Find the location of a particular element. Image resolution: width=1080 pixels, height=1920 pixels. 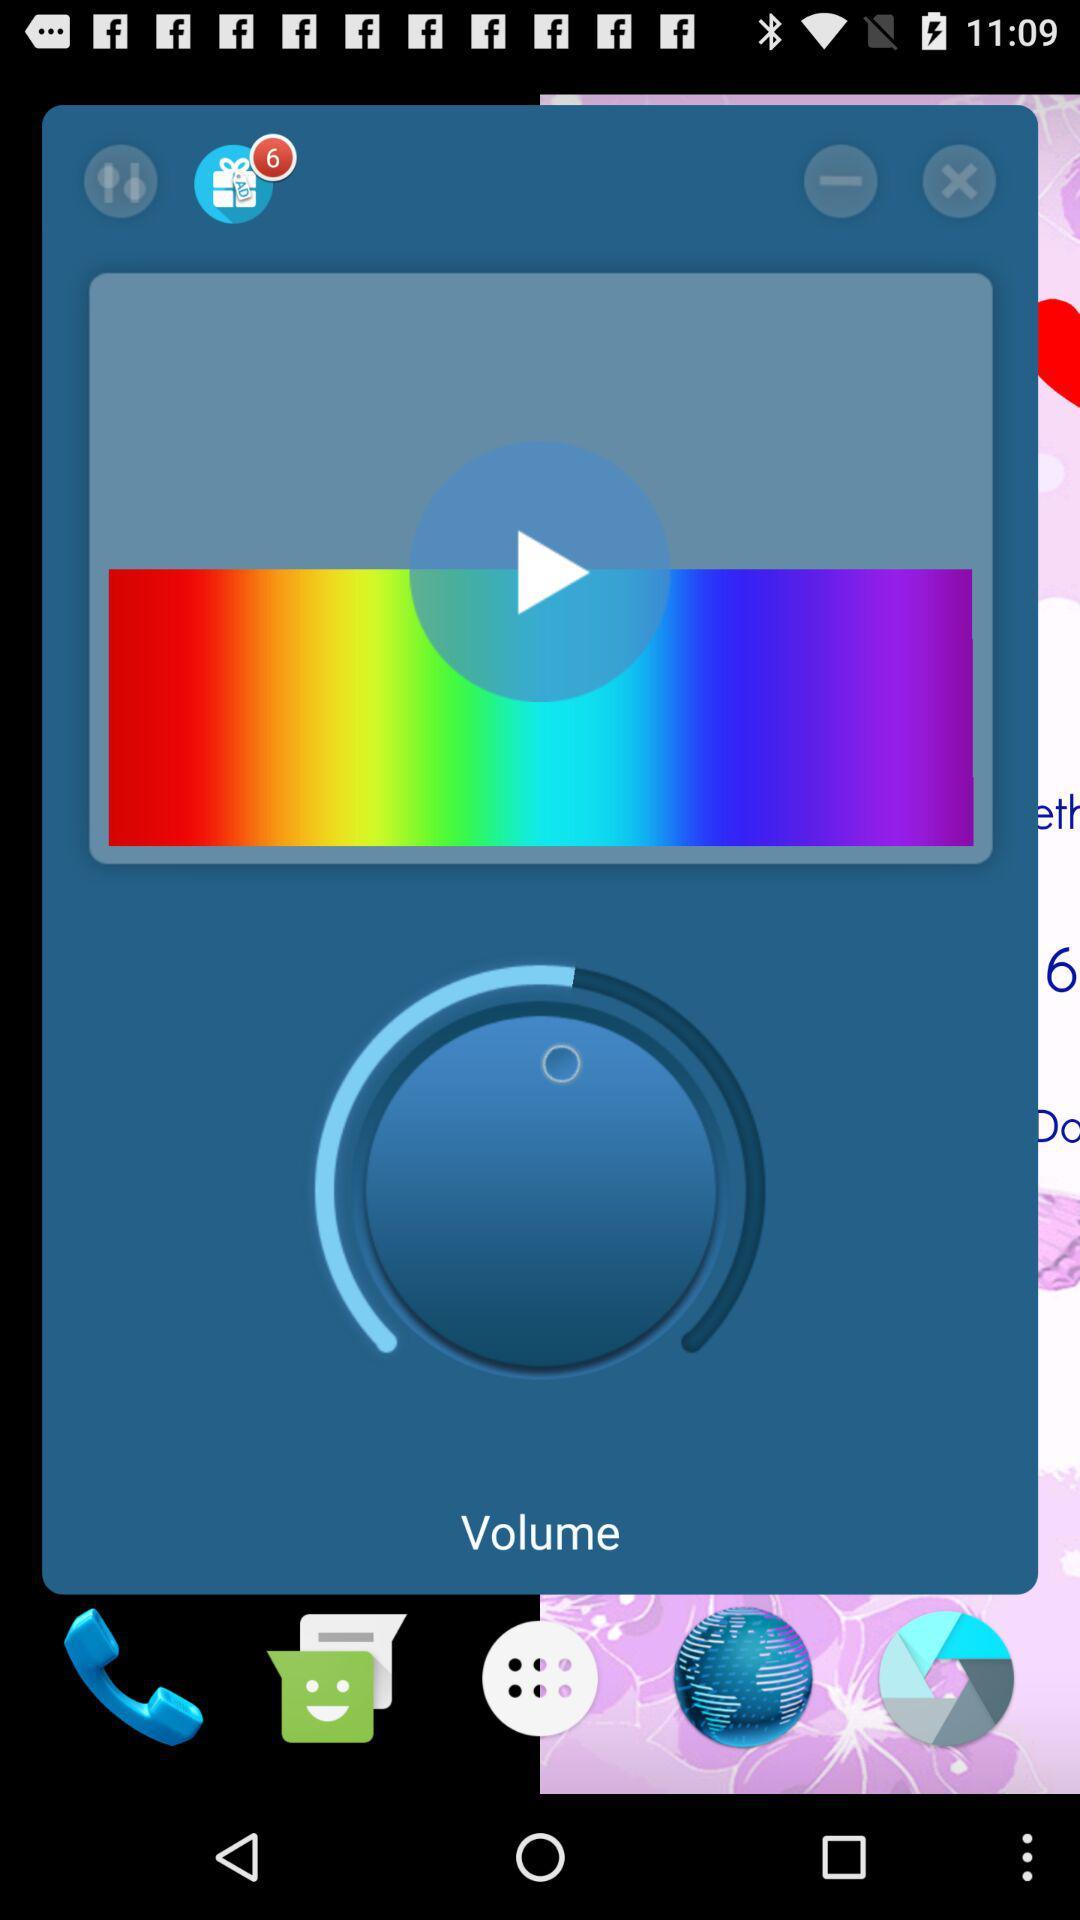

close is located at coordinates (958, 181).